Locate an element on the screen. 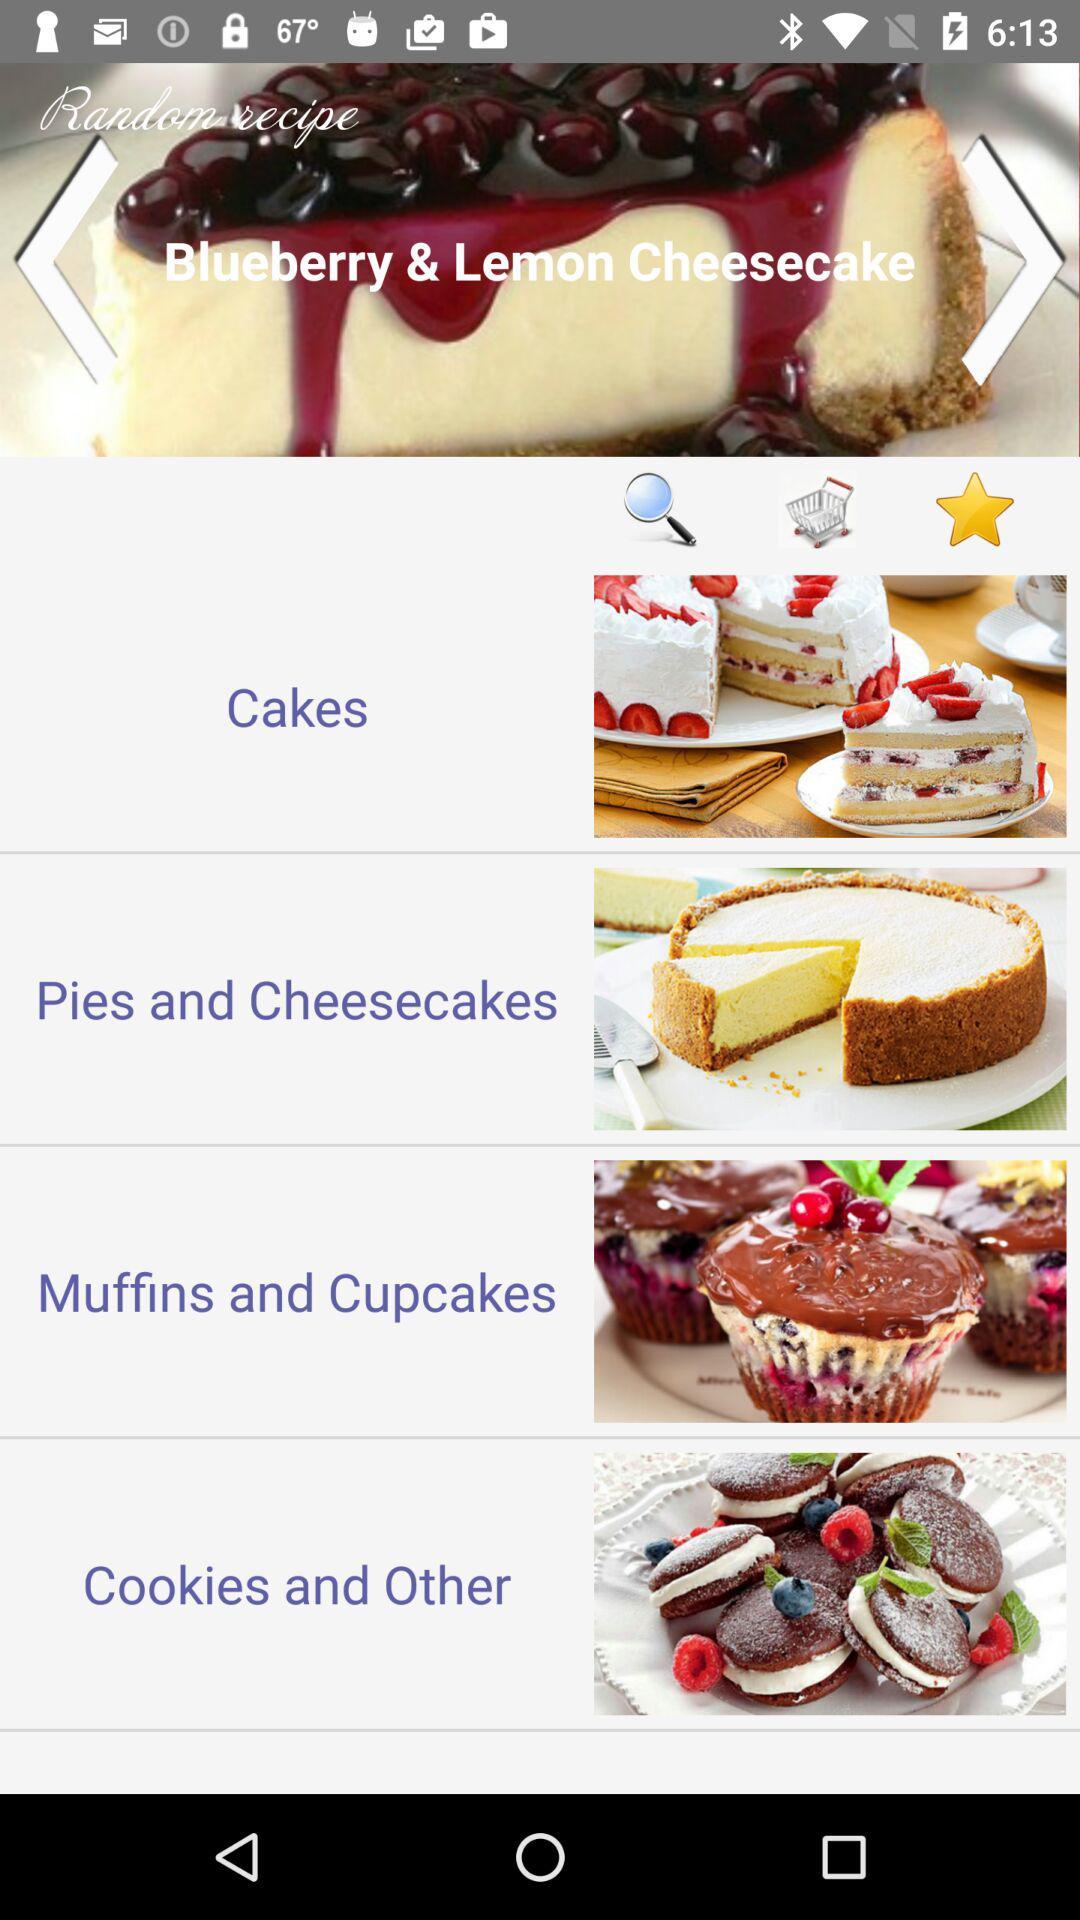 The height and width of the screenshot is (1920, 1080). the header picture is located at coordinates (540, 258).